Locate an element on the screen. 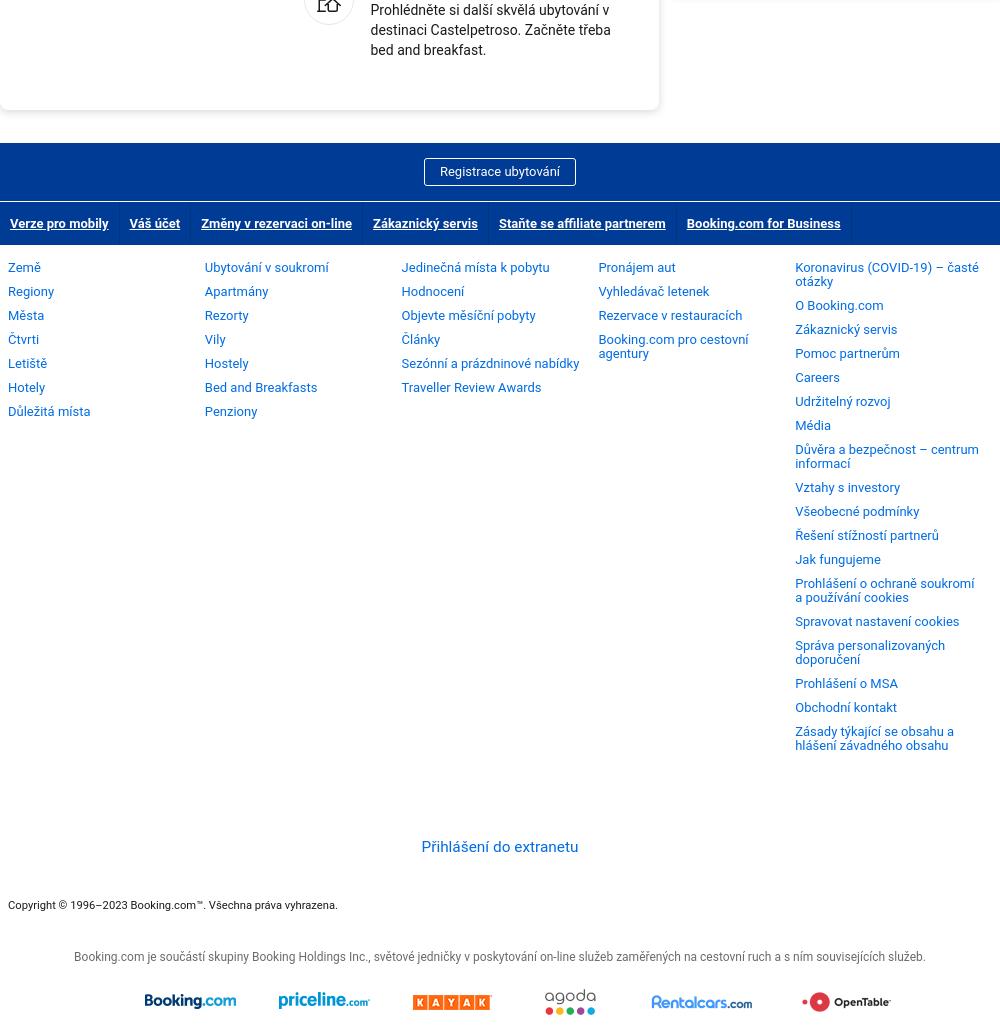  'Jak fungujeme' is located at coordinates (795, 558).